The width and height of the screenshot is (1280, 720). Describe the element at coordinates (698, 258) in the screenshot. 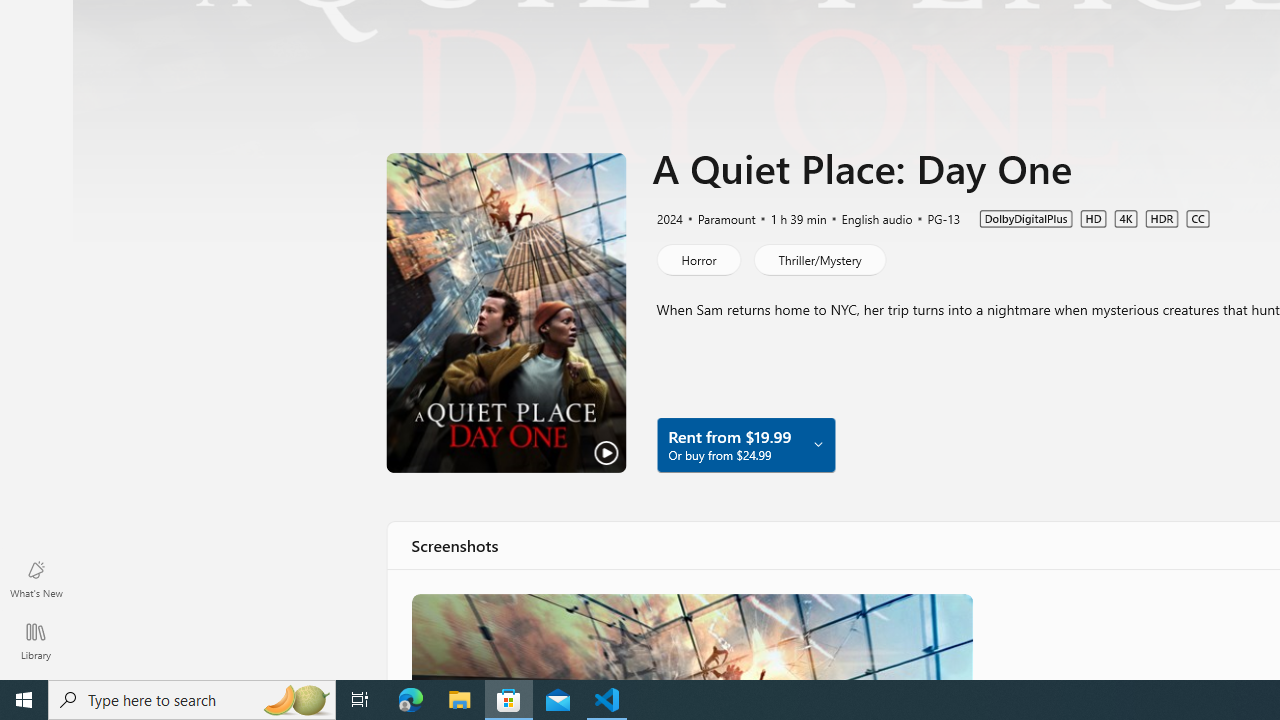

I see `'Horror'` at that location.